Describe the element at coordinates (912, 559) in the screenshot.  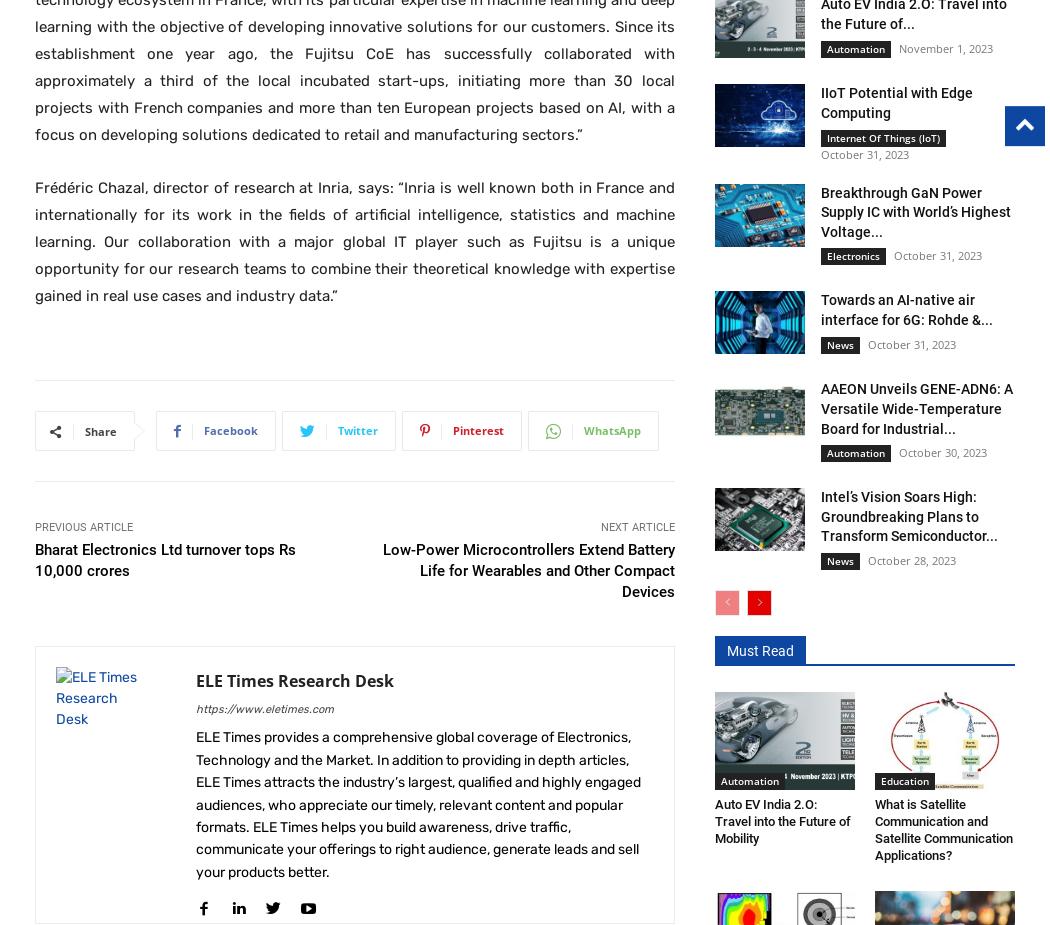
I see `'October 28, 2023'` at that location.